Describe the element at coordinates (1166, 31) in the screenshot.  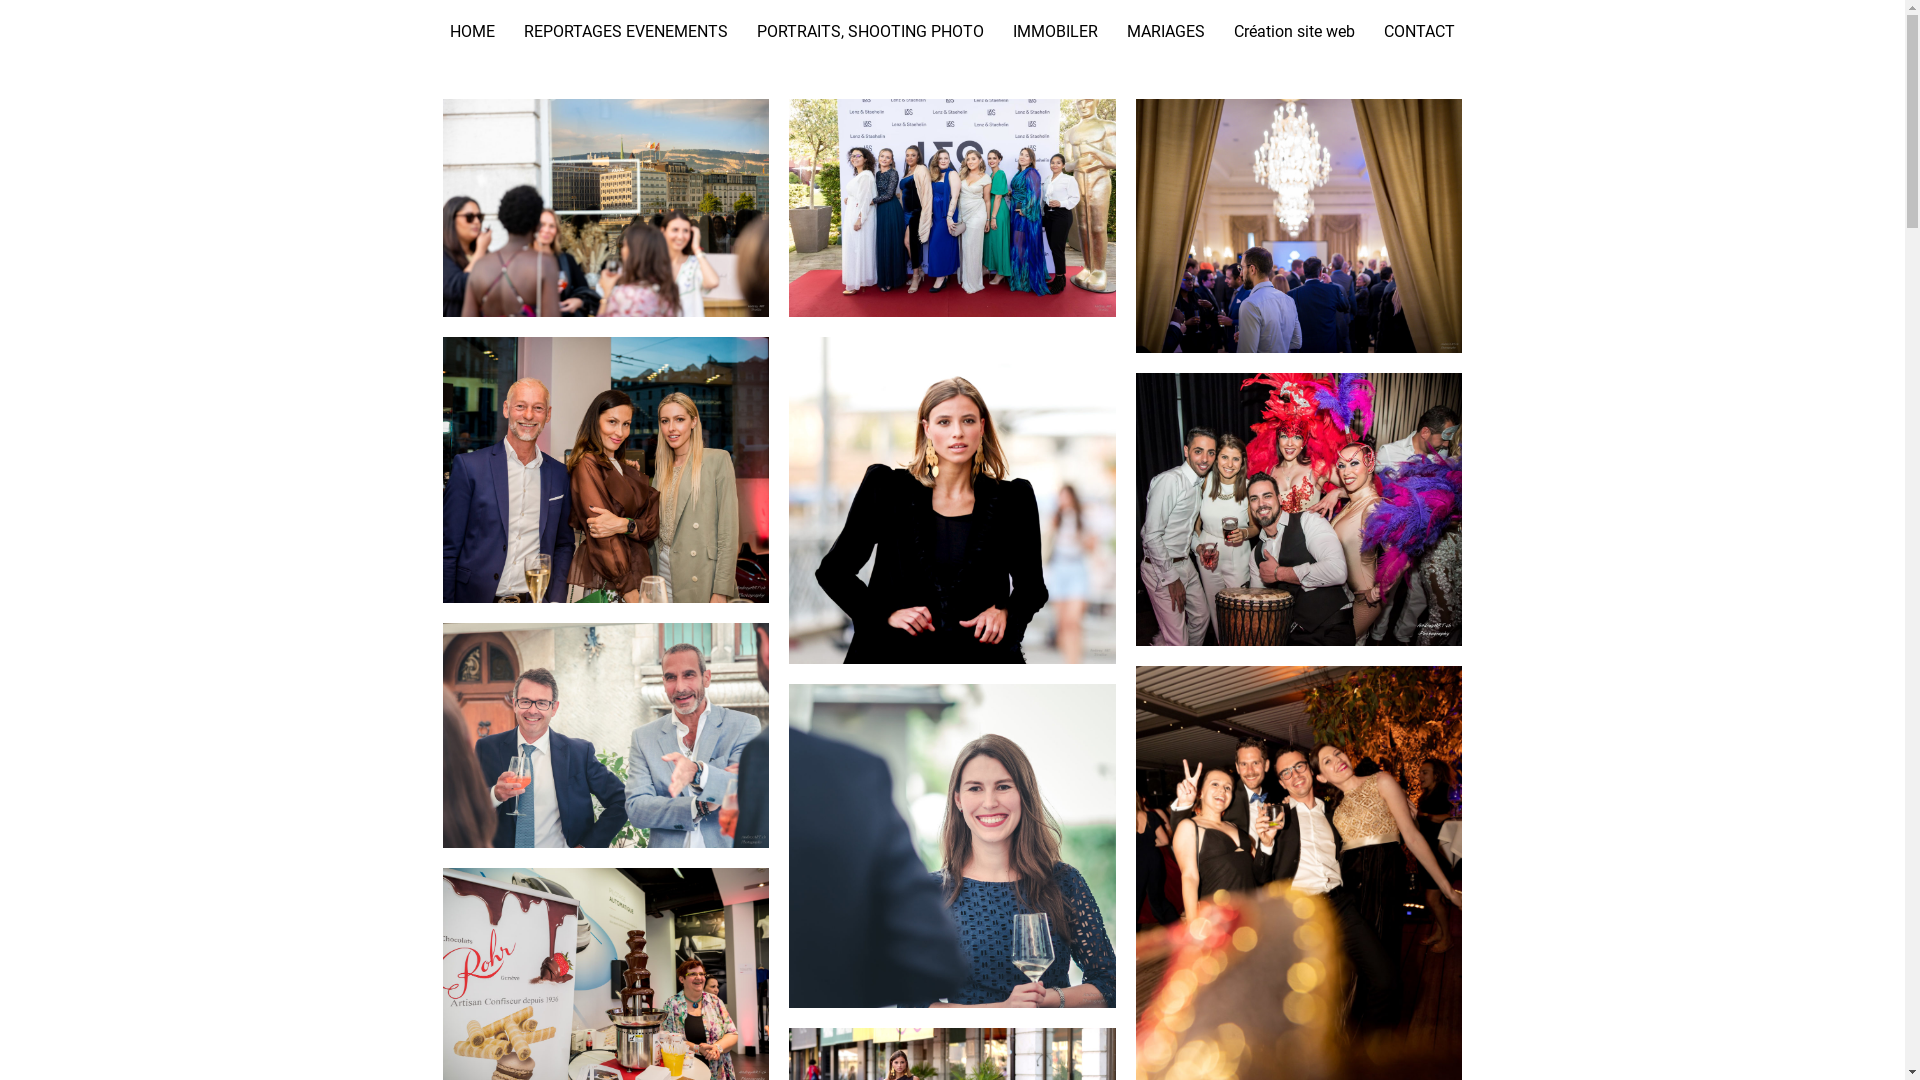
I see `'MARIAGES'` at that location.